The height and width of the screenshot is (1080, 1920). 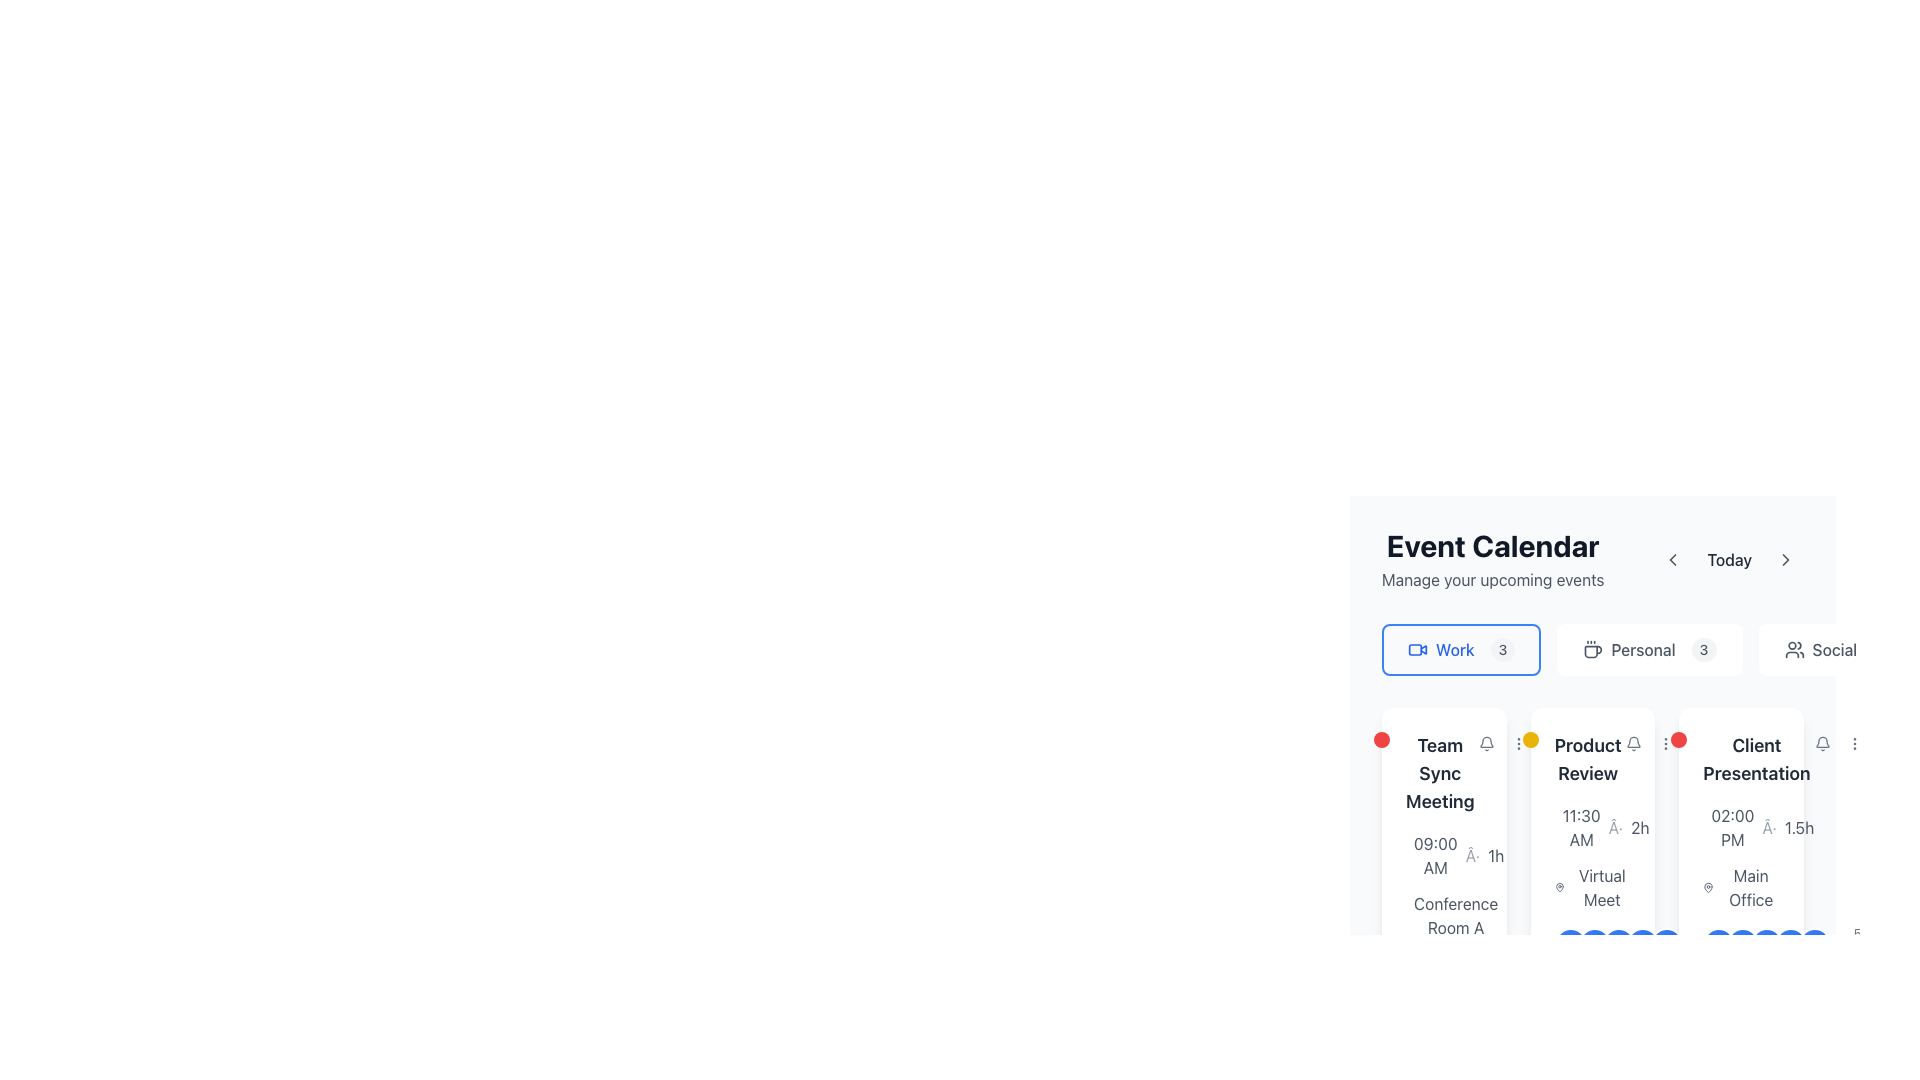 What do you see at coordinates (1740, 898) in the screenshot?
I see `the 'Main Office' static text with icon located below the '02:00 PM' timestamp` at bounding box center [1740, 898].